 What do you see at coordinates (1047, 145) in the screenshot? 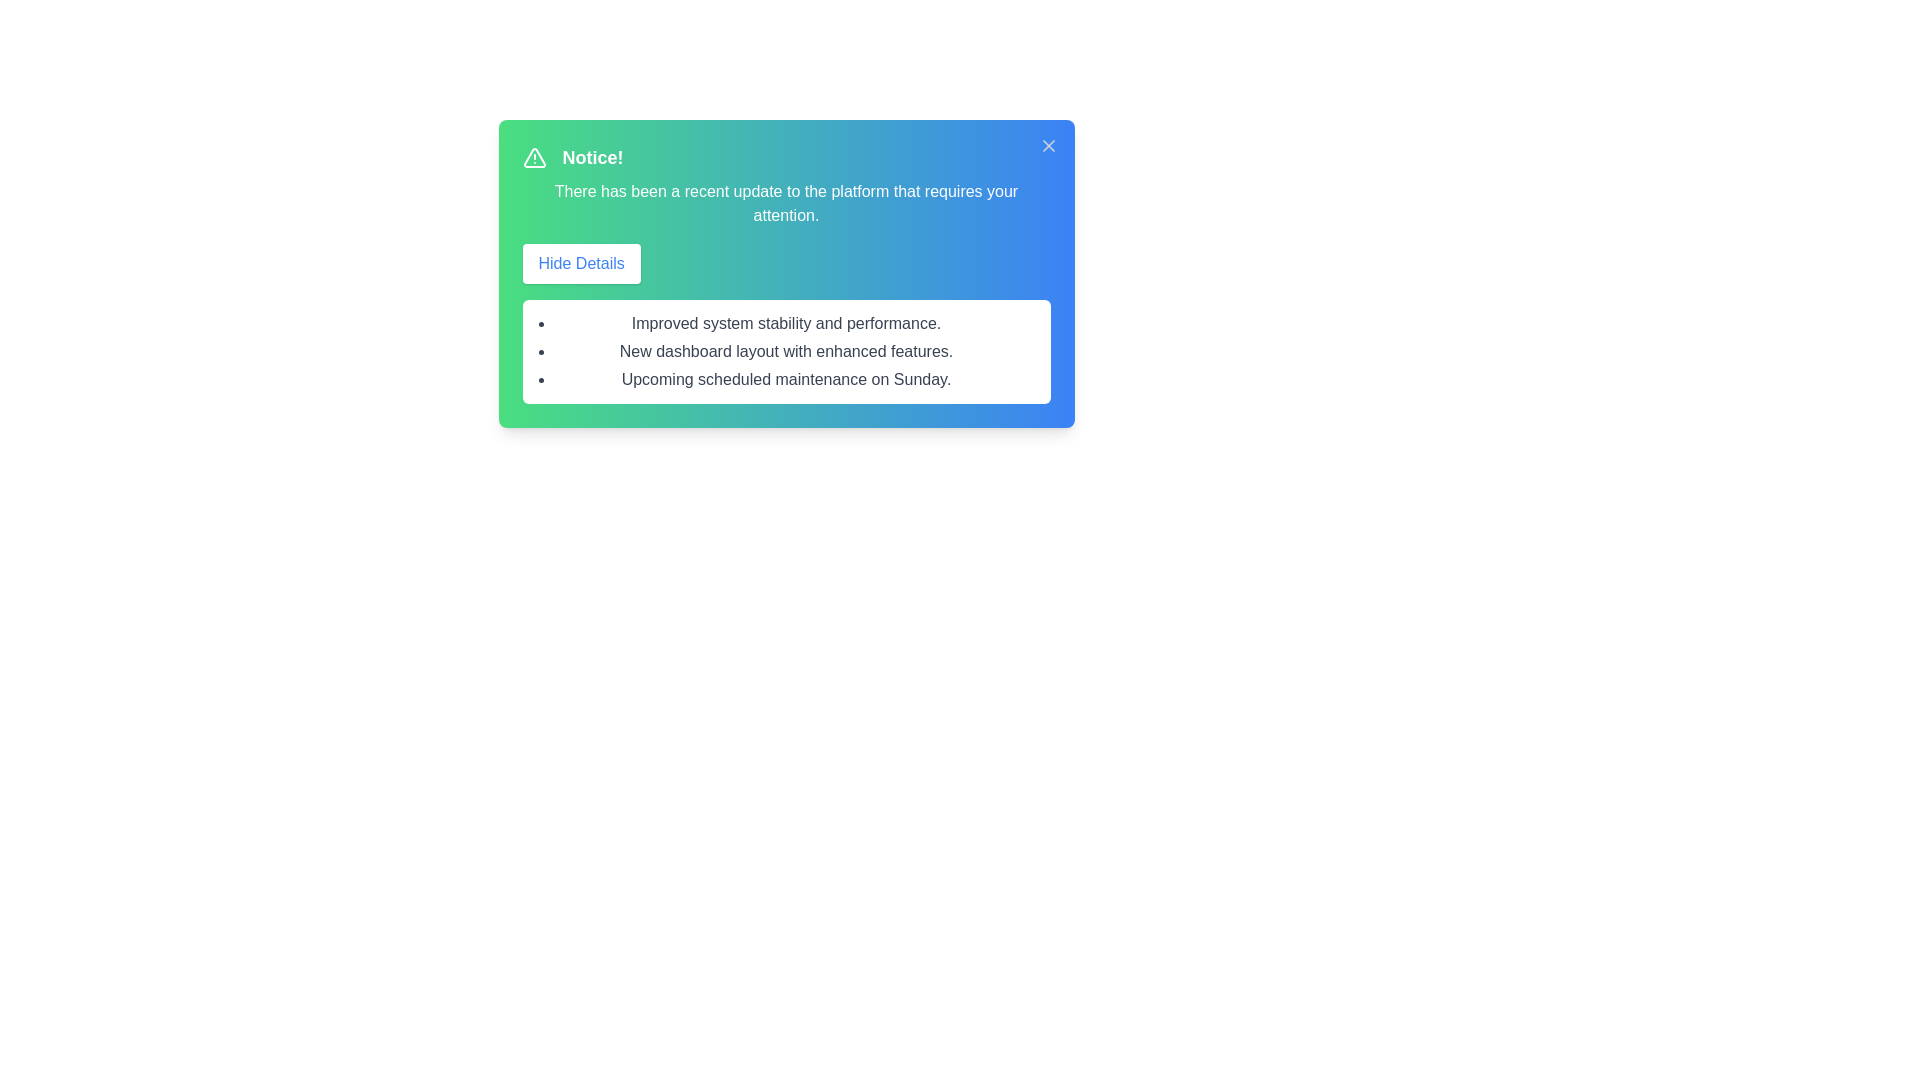
I see `the close button to dismiss the alert` at bounding box center [1047, 145].